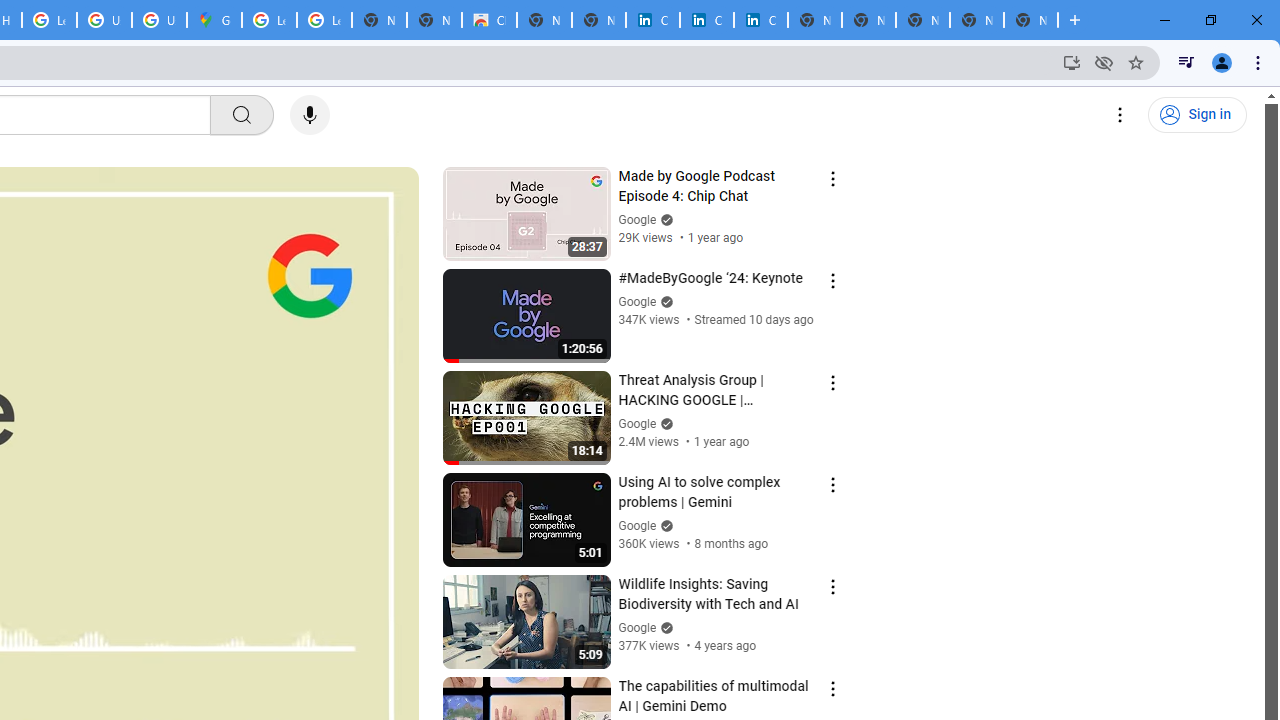 The width and height of the screenshot is (1280, 720). Describe the element at coordinates (1071, 61) in the screenshot. I see `'Install YouTube'` at that location.